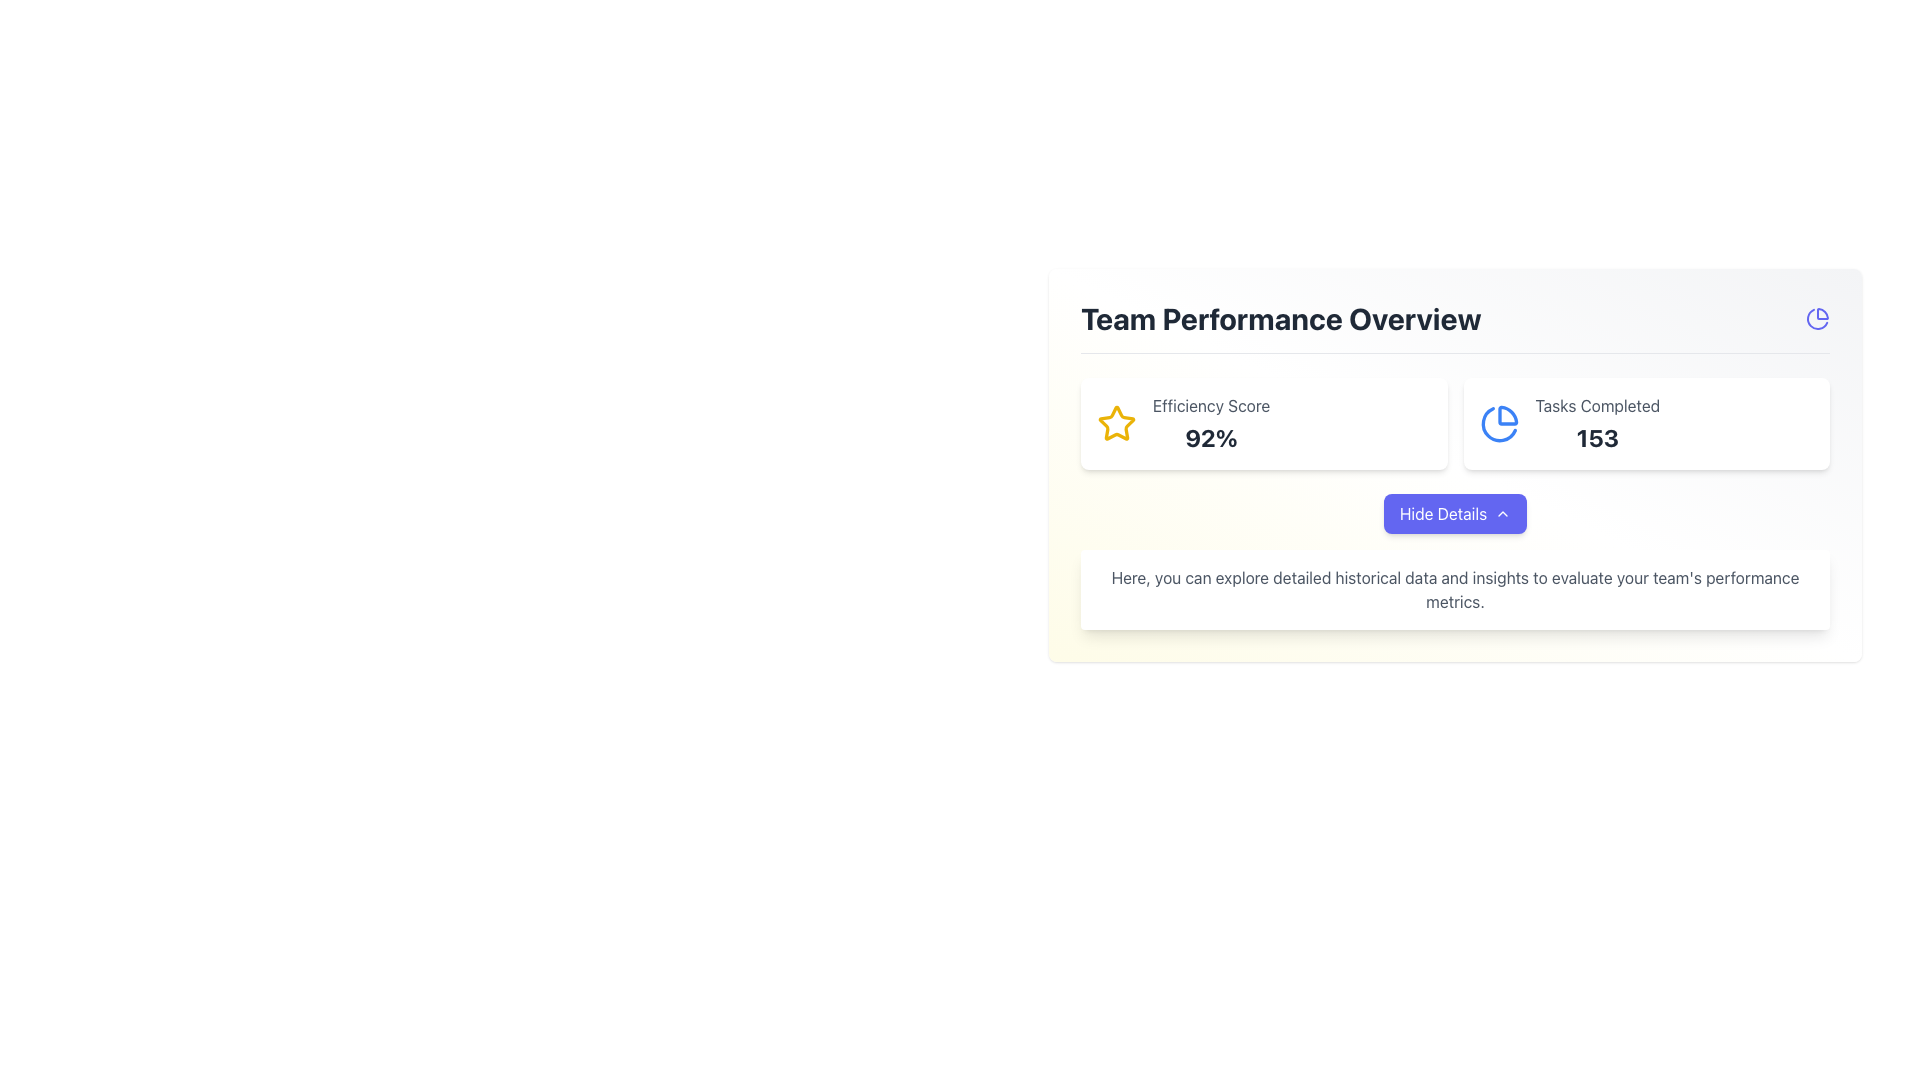 This screenshot has width=1920, height=1080. What do you see at coordinates (1263, 423) in the screenshot?
I see `the Informational card displaying the efficiency score in the 'Team Performance Overview' section` at bounding box center [1263, 423].